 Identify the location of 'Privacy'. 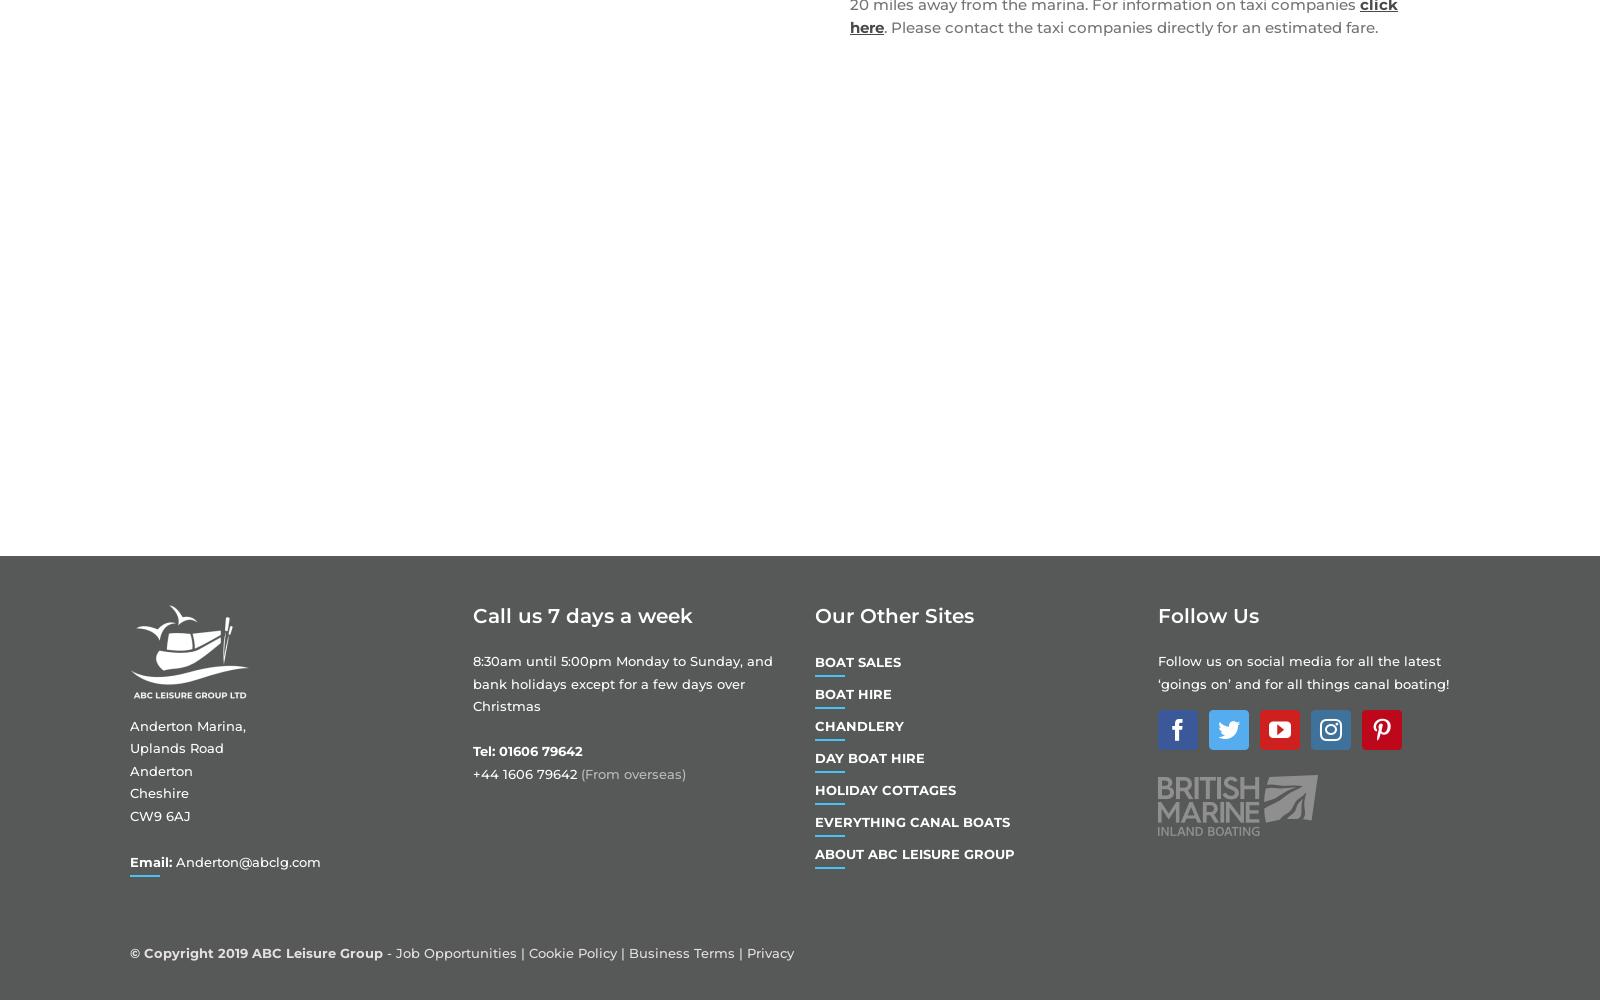
(770, 952).